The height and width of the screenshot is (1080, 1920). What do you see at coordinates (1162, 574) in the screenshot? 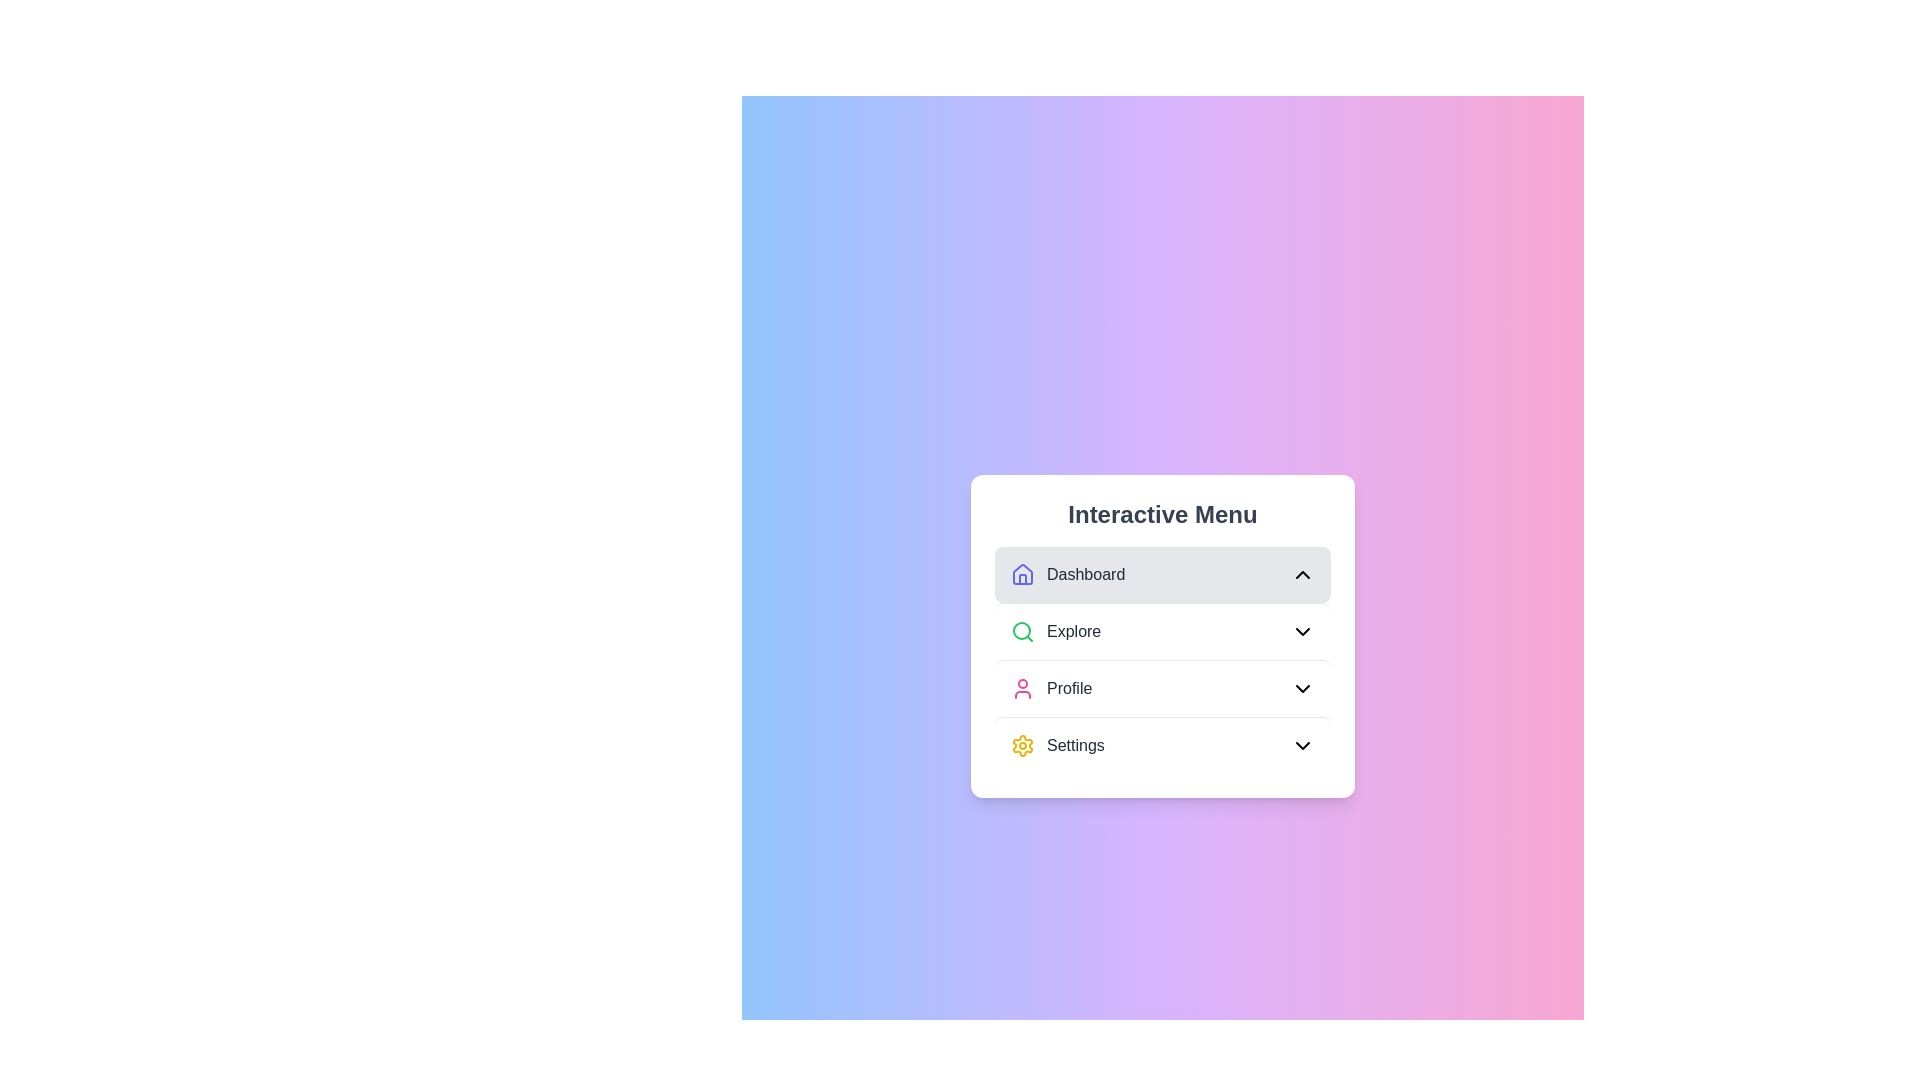
I see `the menu item Dashboard to preview its interaction` at bounding box center [1162, 574].